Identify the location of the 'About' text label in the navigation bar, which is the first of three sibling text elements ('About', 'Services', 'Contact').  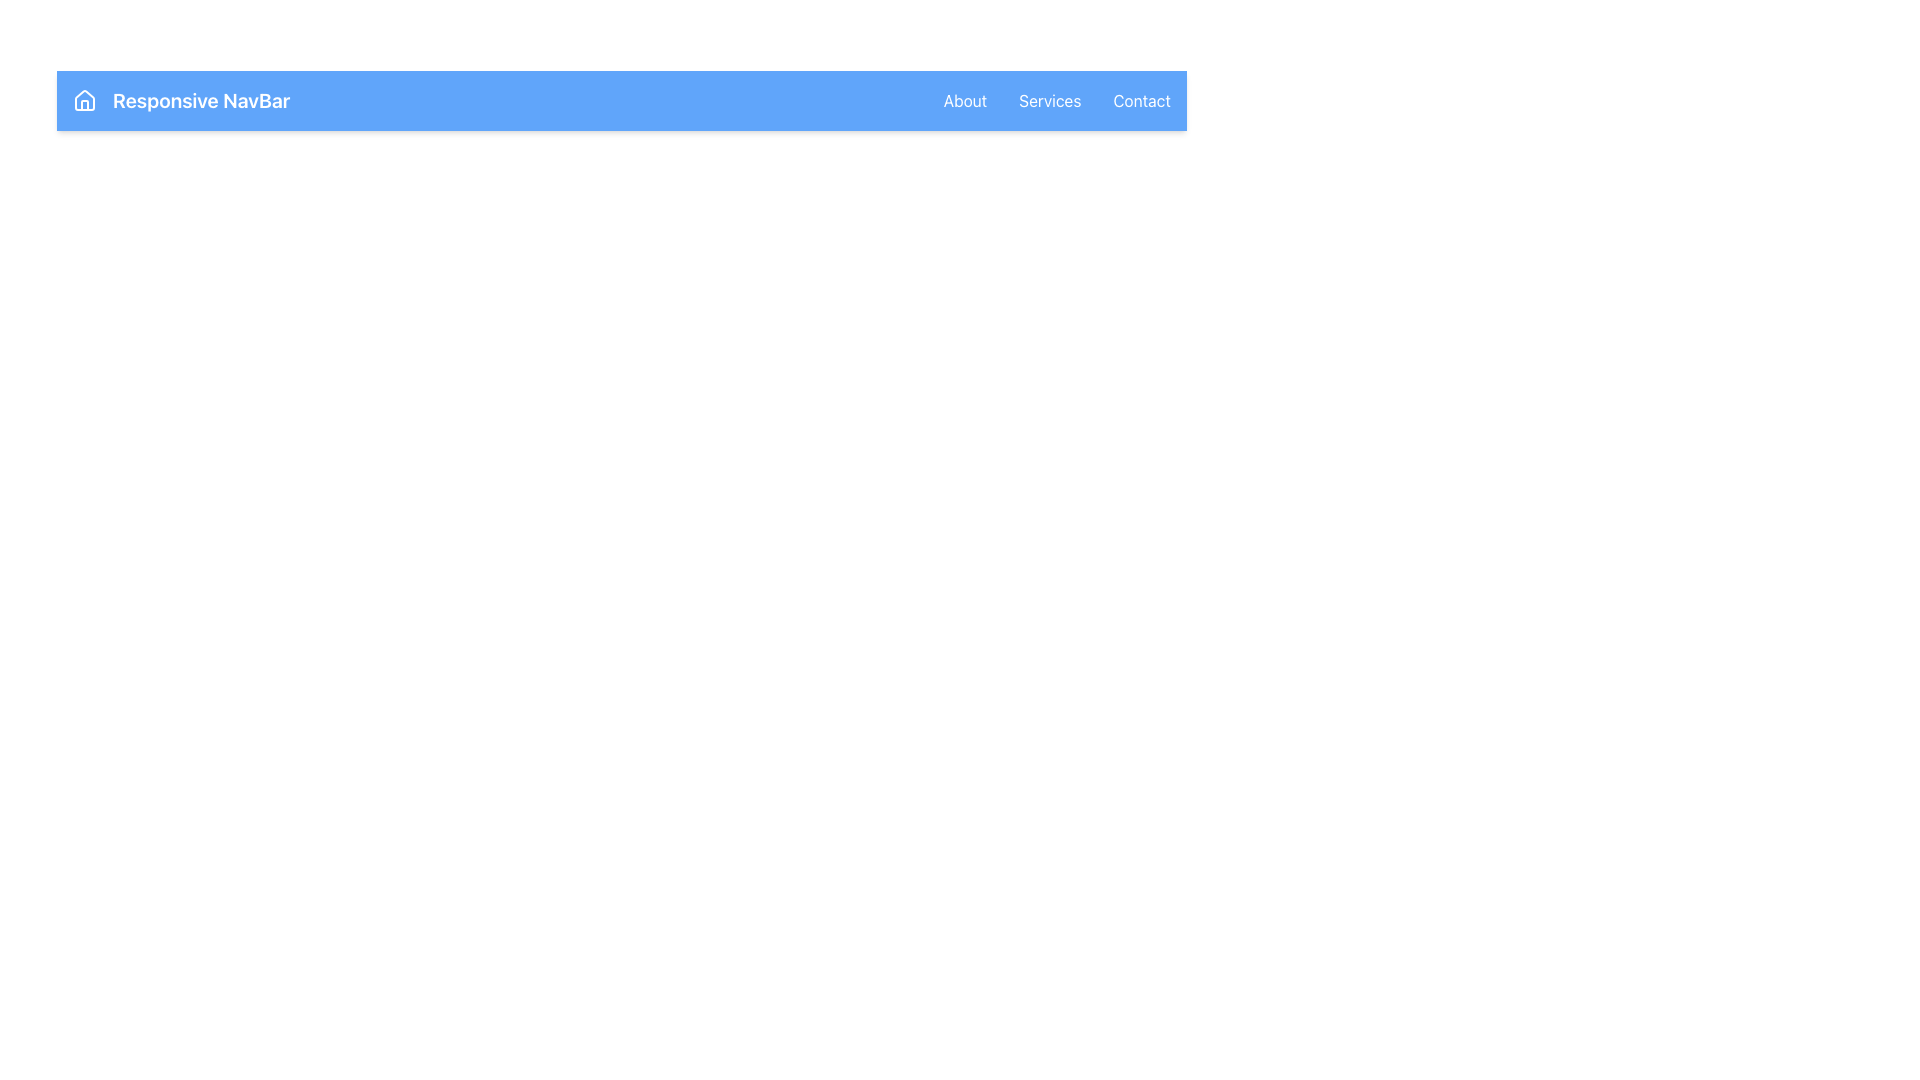
(965, 100).